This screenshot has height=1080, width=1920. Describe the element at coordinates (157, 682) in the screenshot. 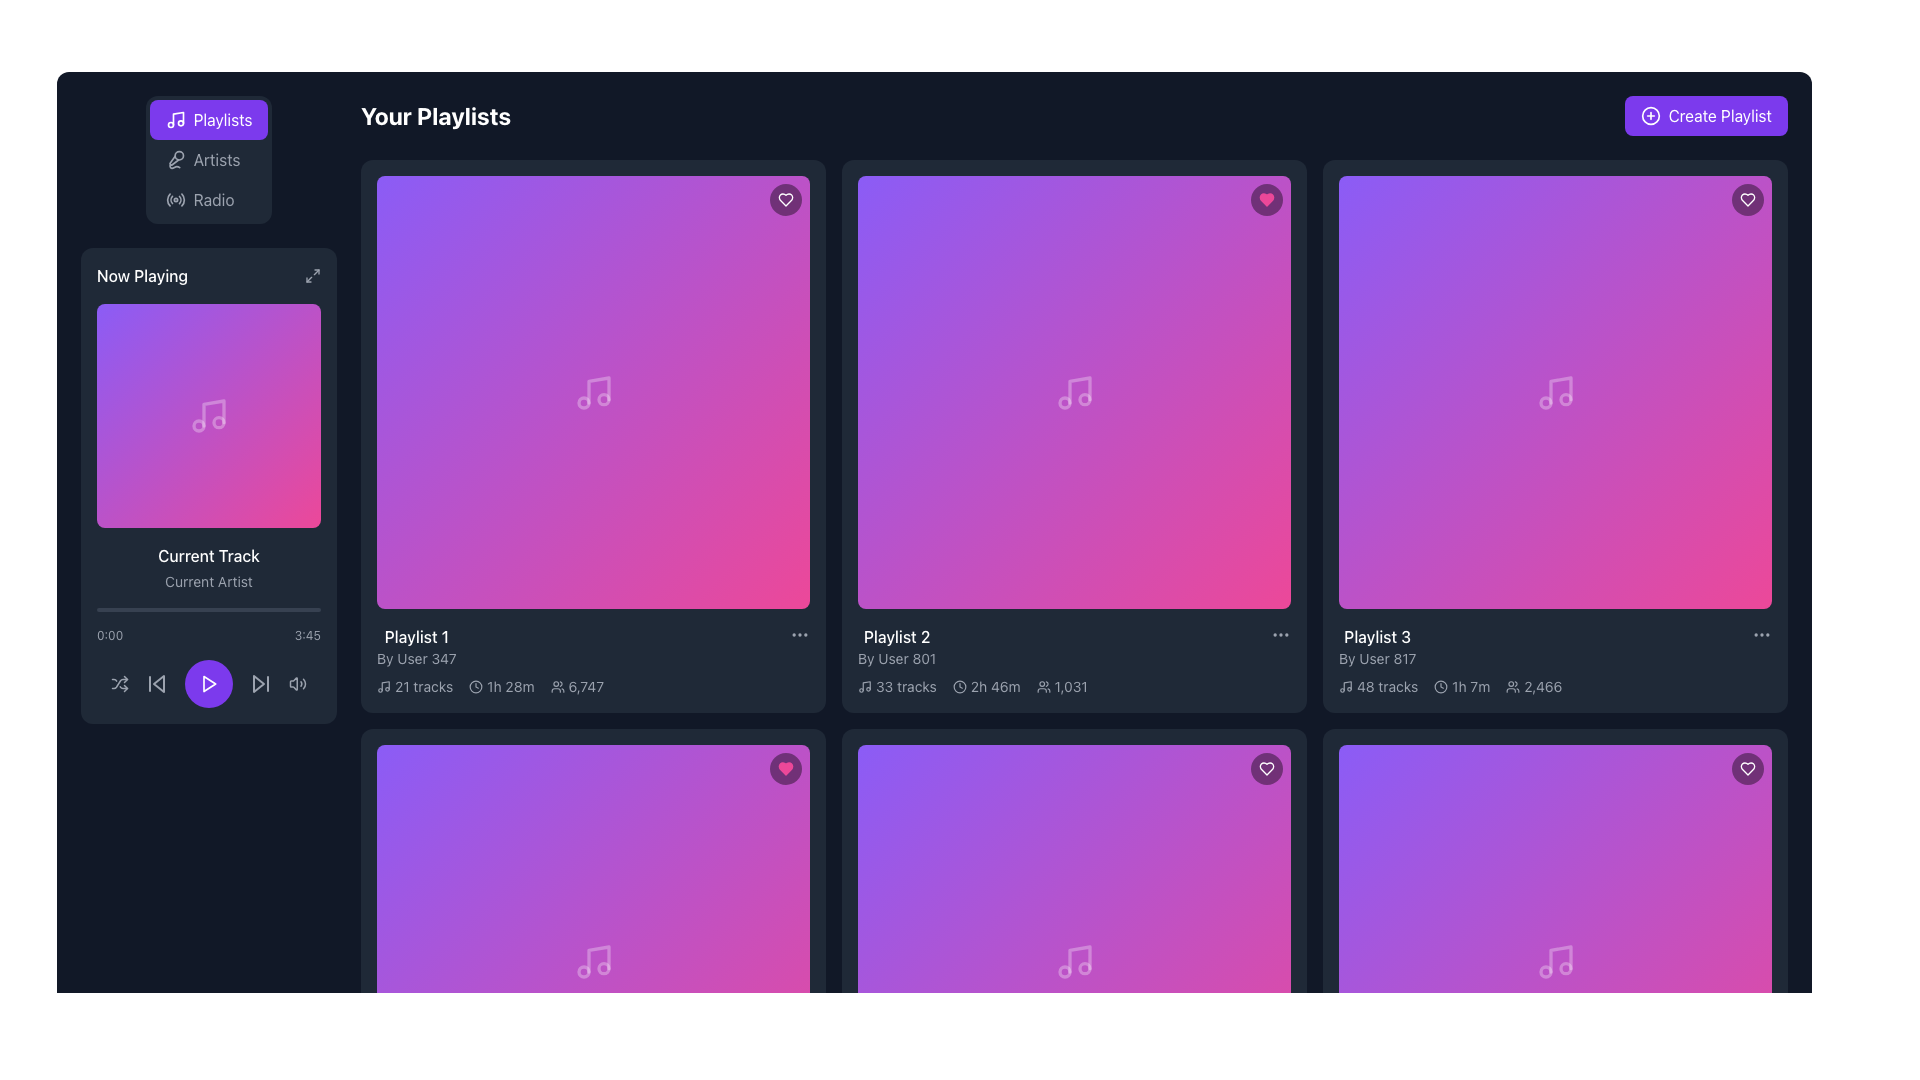

I see `the left-pointing triangle part of the back-skip button in the music player interface` at that location.